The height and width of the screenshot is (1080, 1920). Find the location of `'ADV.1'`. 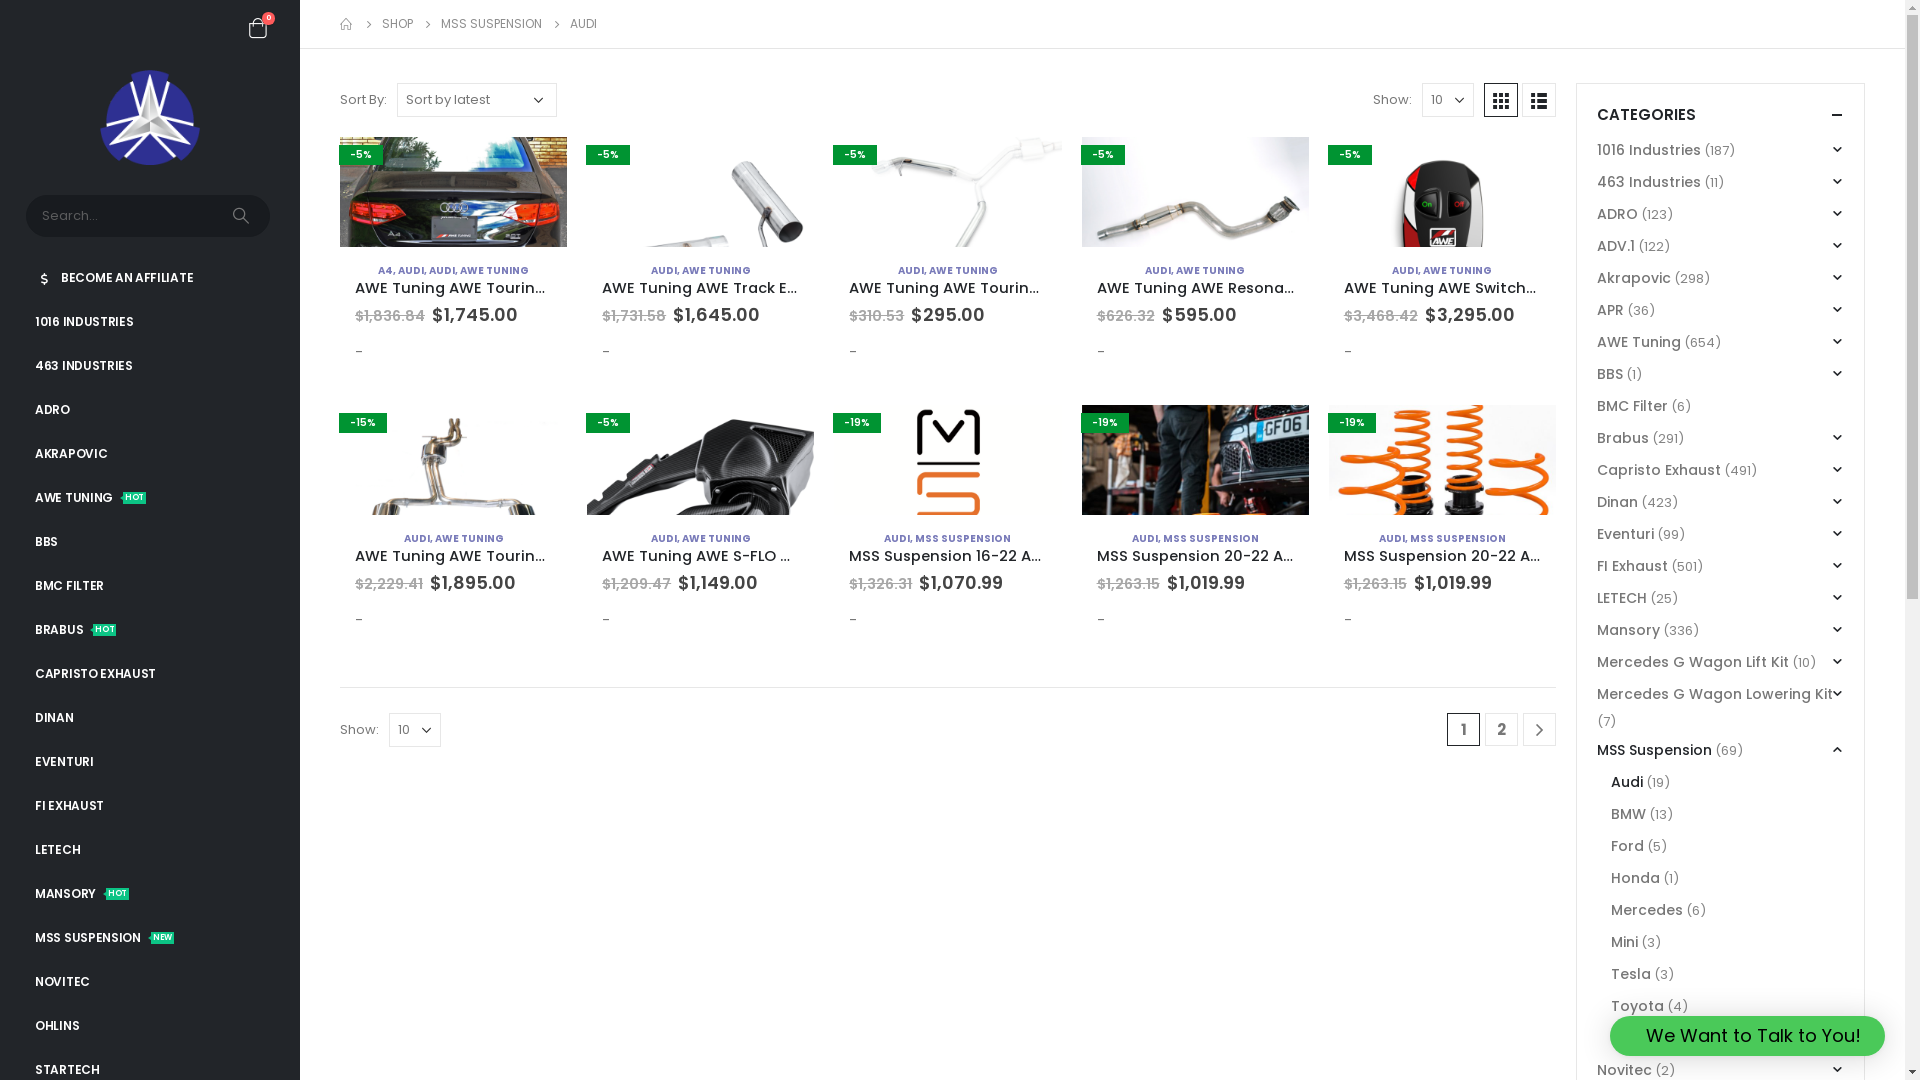

'ADV.1' is located at coordinates (1616, 245).